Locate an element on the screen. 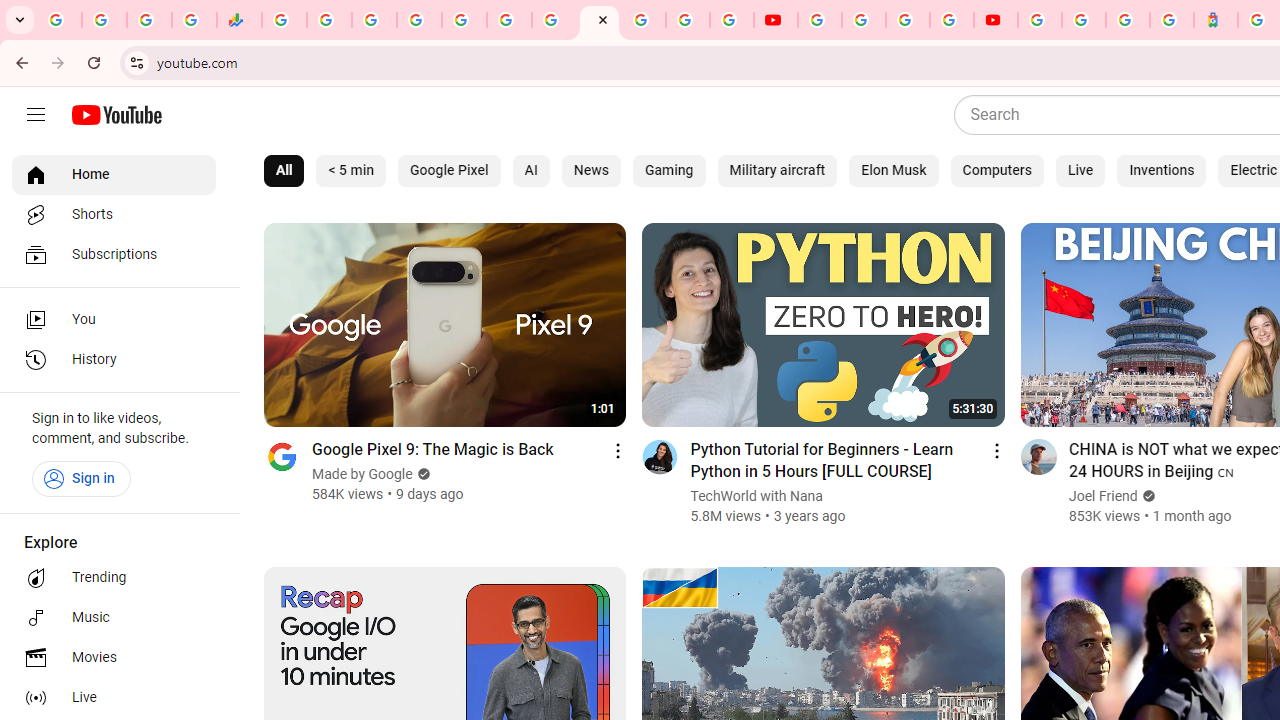  'Military aircraft' is located at coordinates (776, 170).